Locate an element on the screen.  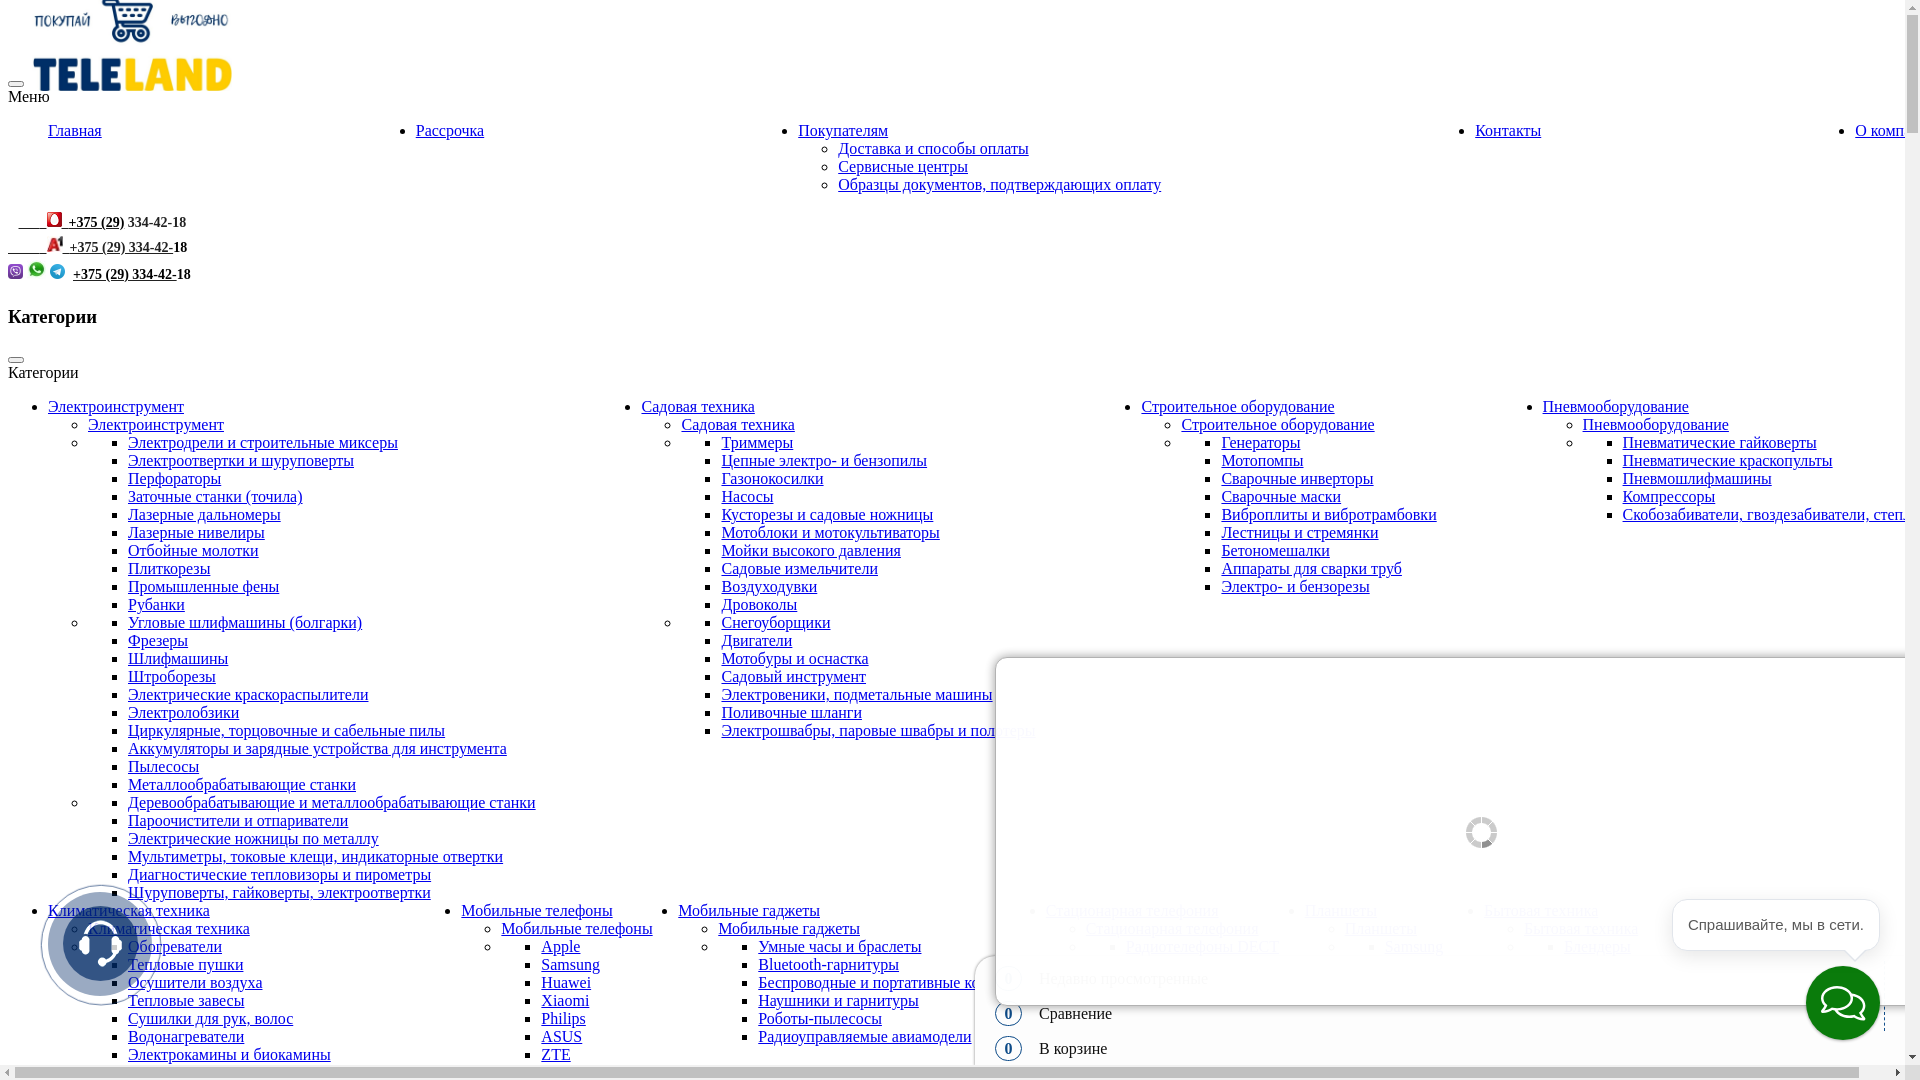
'Apple' is located at coordinates (560, 945).